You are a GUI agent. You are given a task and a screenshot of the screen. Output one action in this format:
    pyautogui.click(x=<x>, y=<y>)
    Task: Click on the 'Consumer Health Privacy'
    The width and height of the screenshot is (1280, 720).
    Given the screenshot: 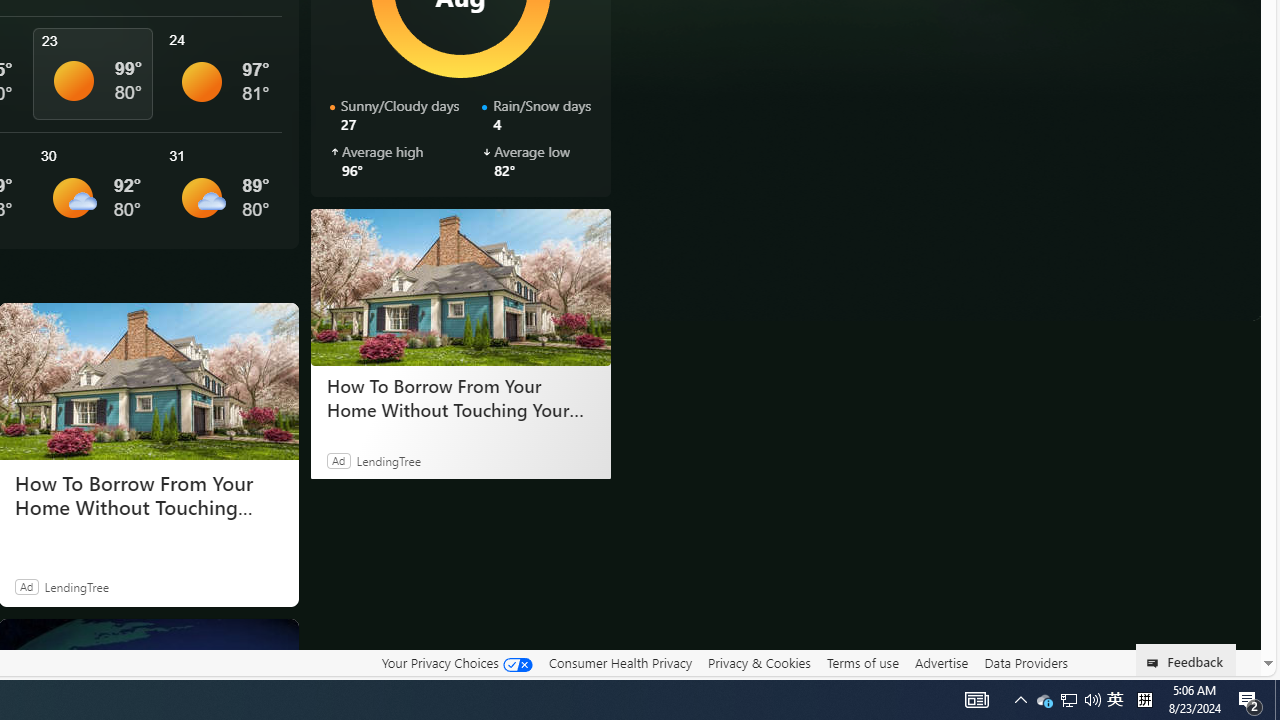 What is the action you would take?
    pyautogui.click(x=619, y=663)
    